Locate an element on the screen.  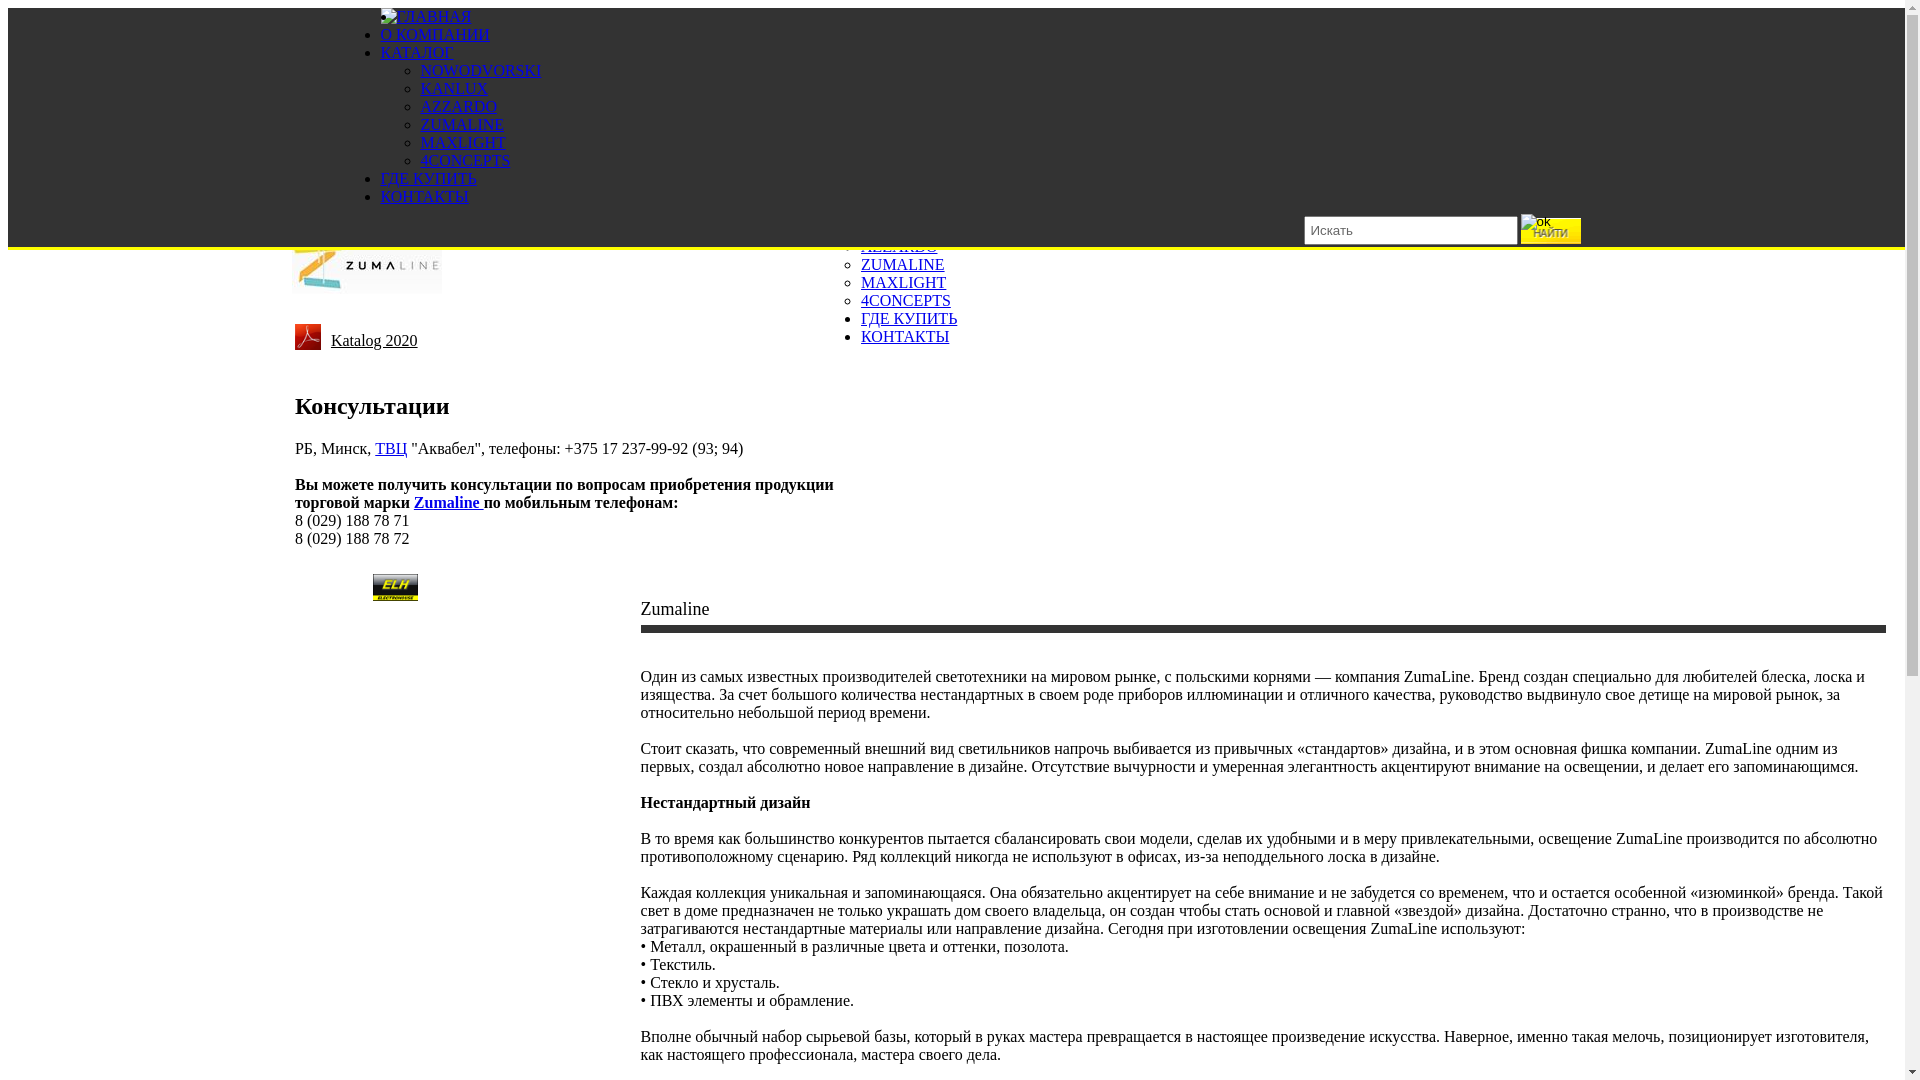
'KANLUX' is located at coordinates (453, 87).